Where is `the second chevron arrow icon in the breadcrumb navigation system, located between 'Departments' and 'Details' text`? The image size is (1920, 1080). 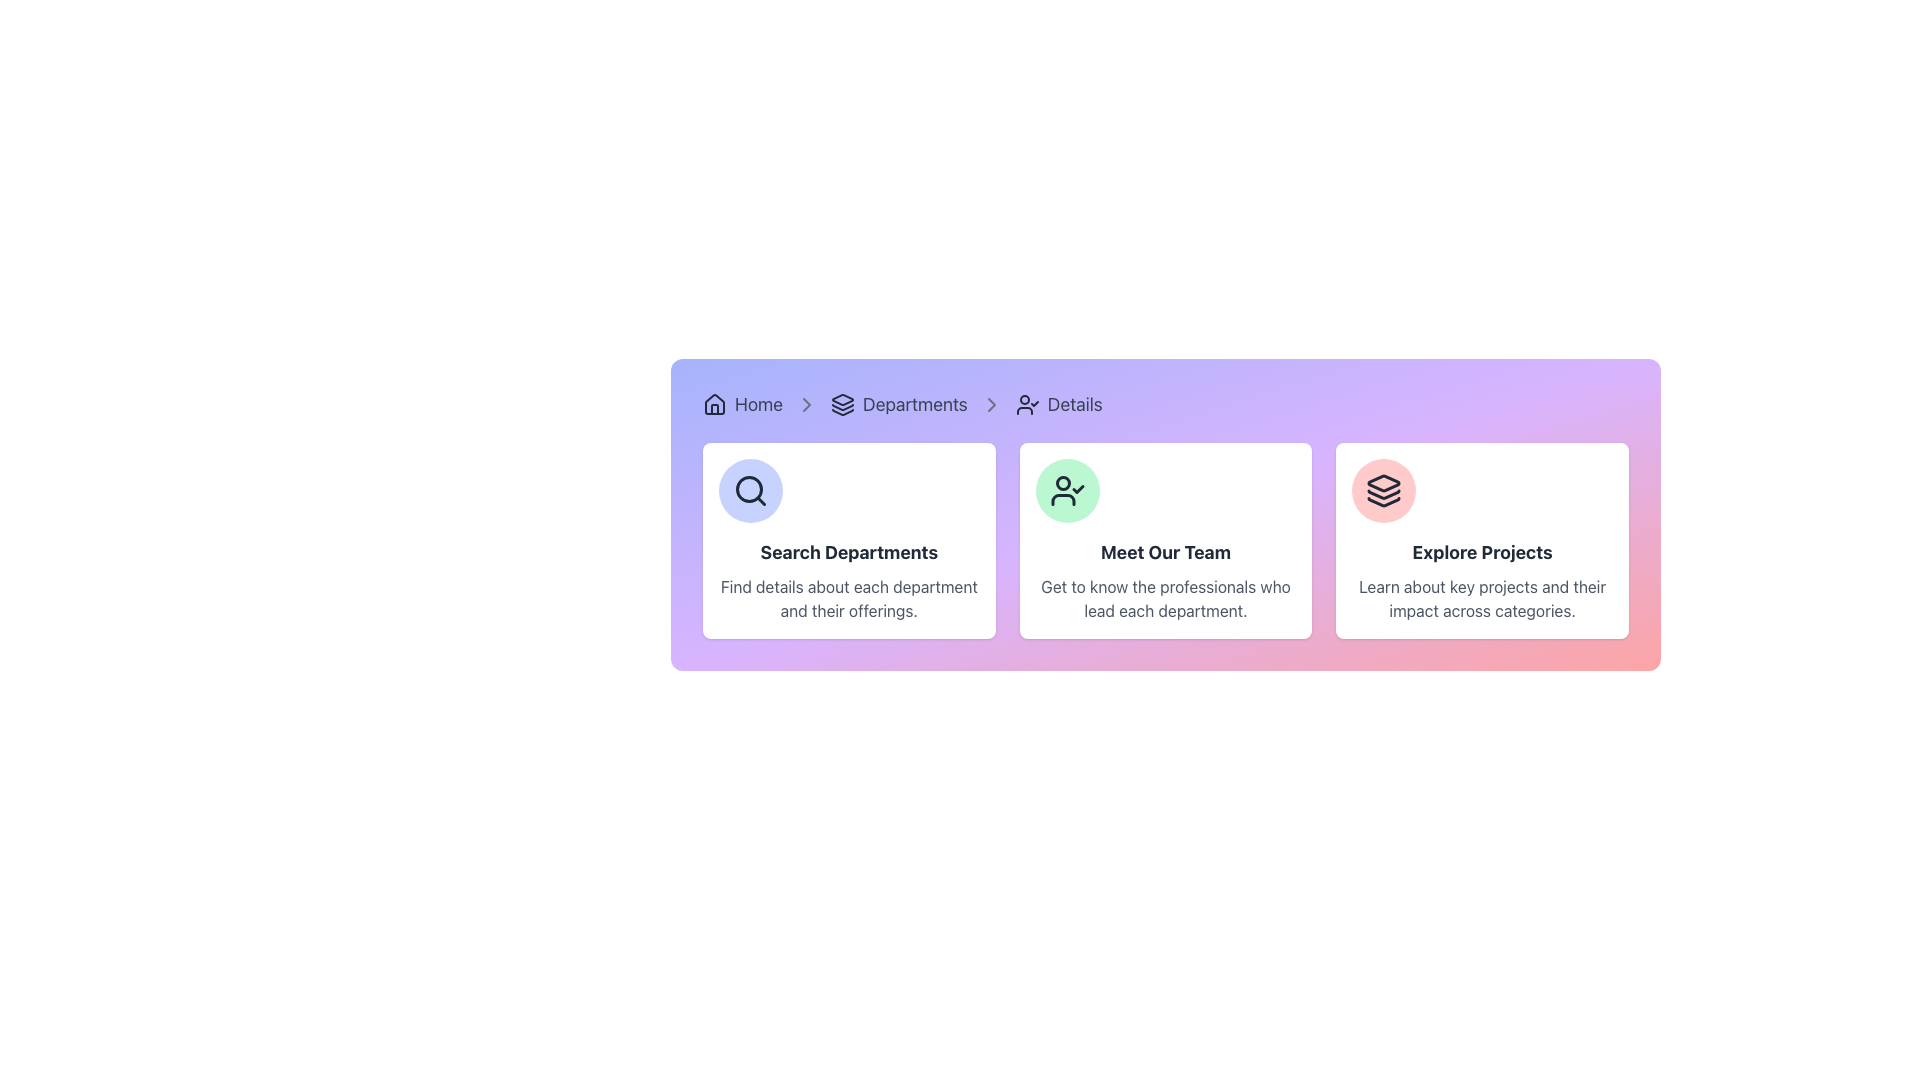 the second chevron arrow icon in the breadcrumb navigation system, located between 'Departments' and 'Details' text is located at coordinates (991, 405).